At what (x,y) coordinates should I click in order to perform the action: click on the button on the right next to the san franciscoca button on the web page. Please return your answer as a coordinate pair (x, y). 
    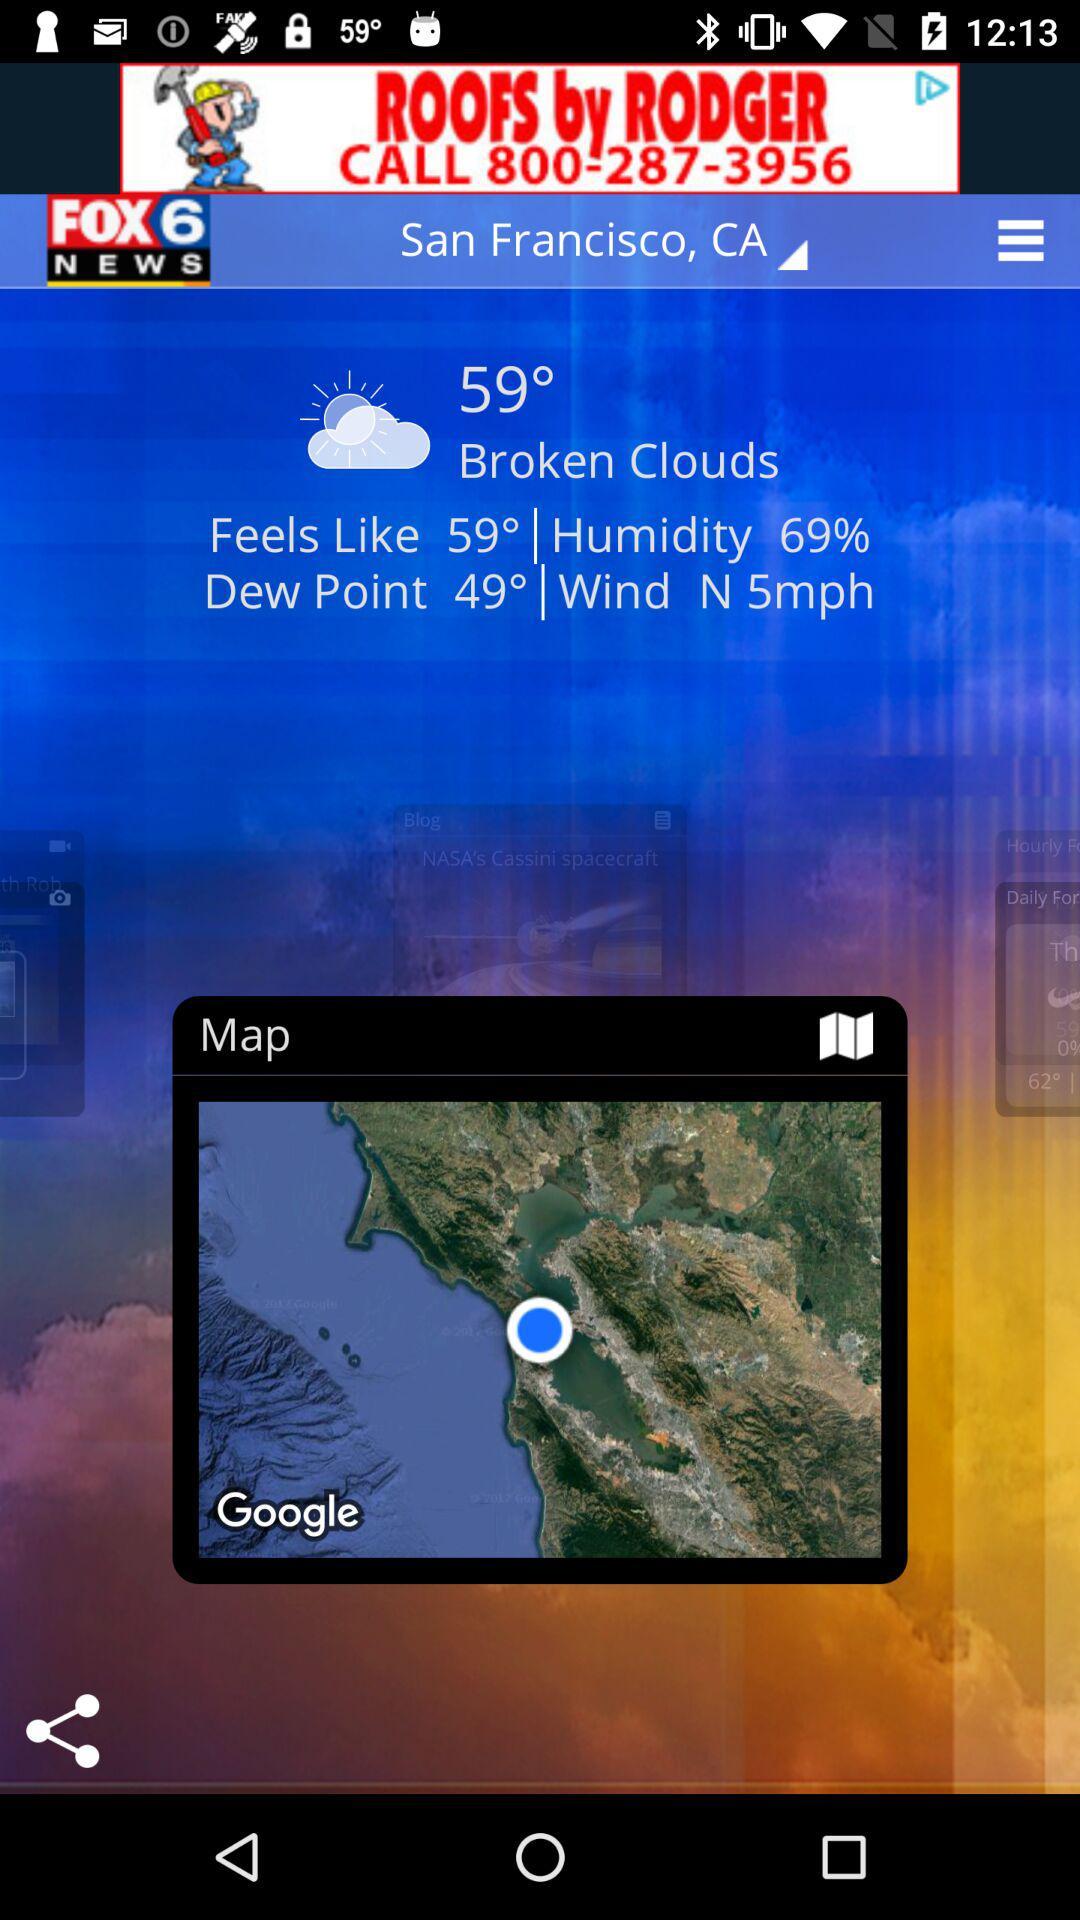
    Looking at the image, I should click on (1026, 240).